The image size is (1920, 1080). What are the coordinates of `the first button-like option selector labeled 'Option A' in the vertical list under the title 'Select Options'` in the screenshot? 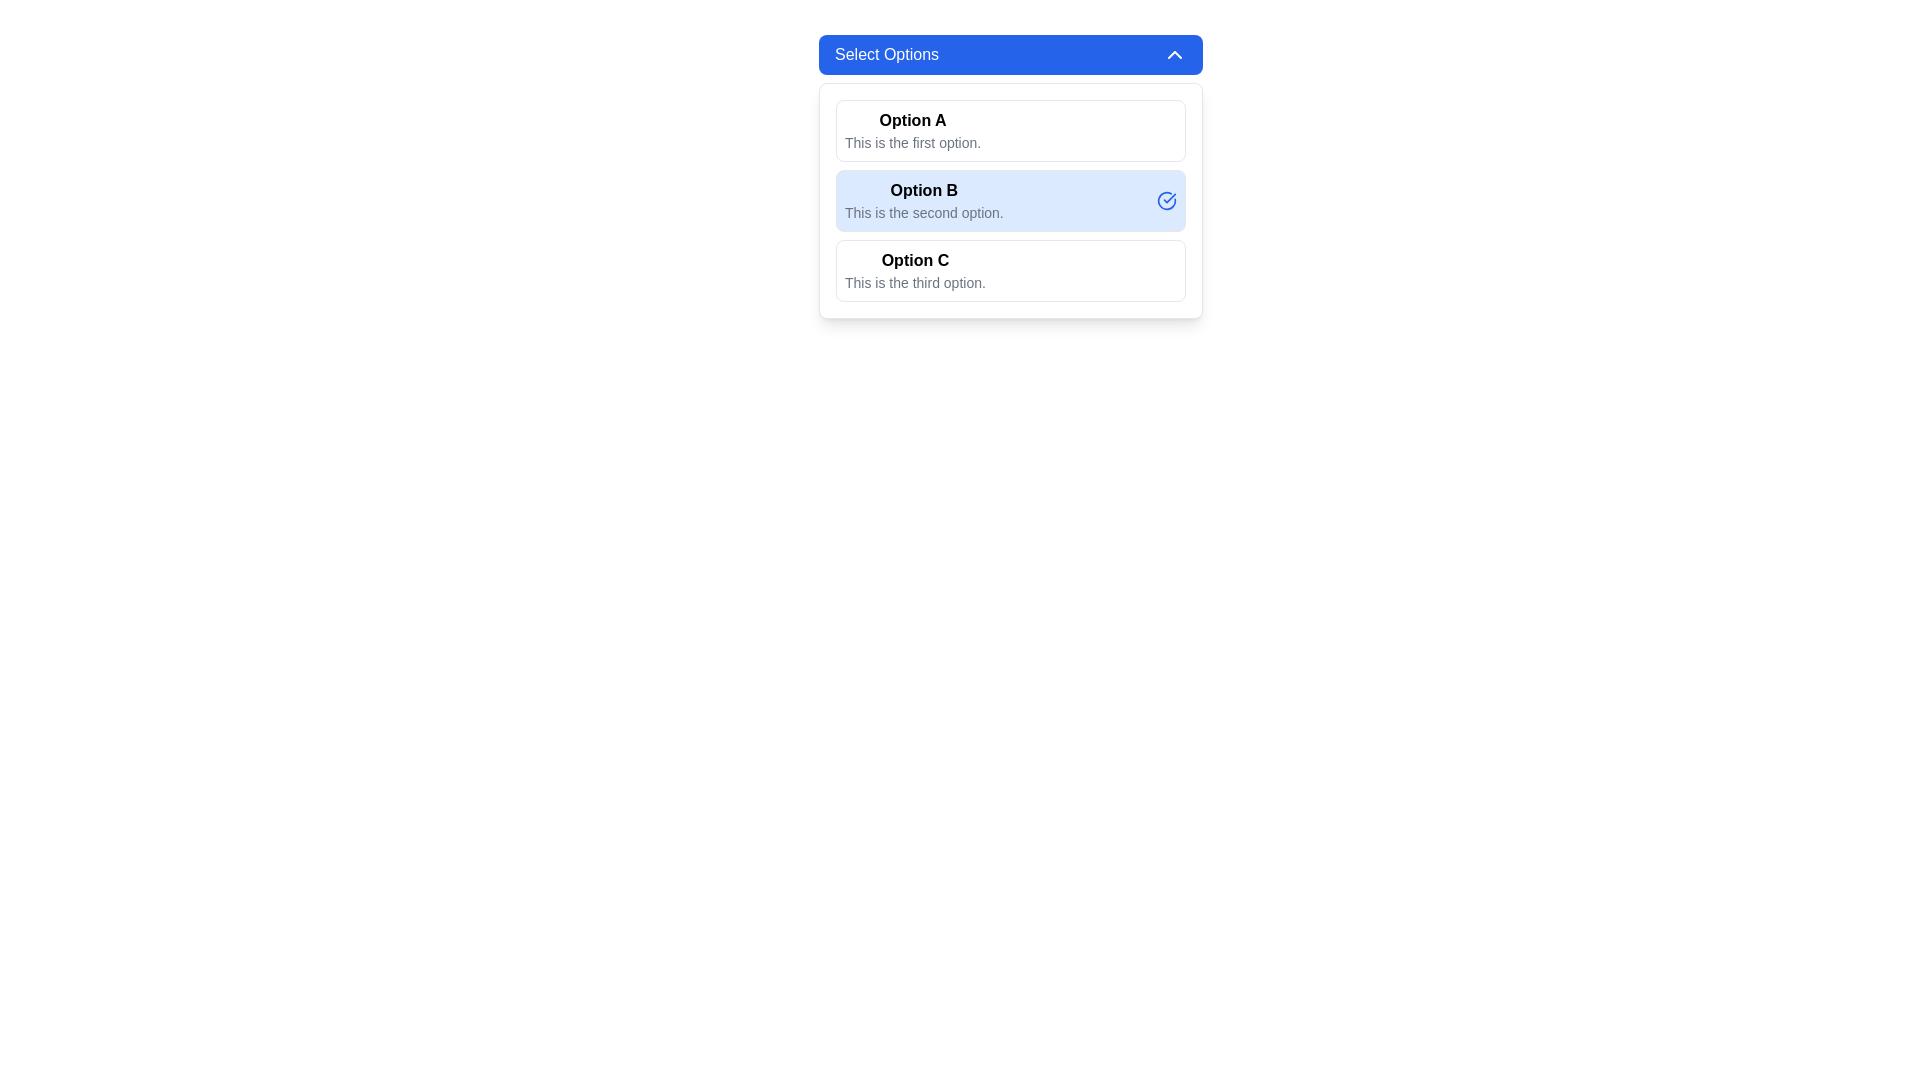 It's located at (1011, 131).